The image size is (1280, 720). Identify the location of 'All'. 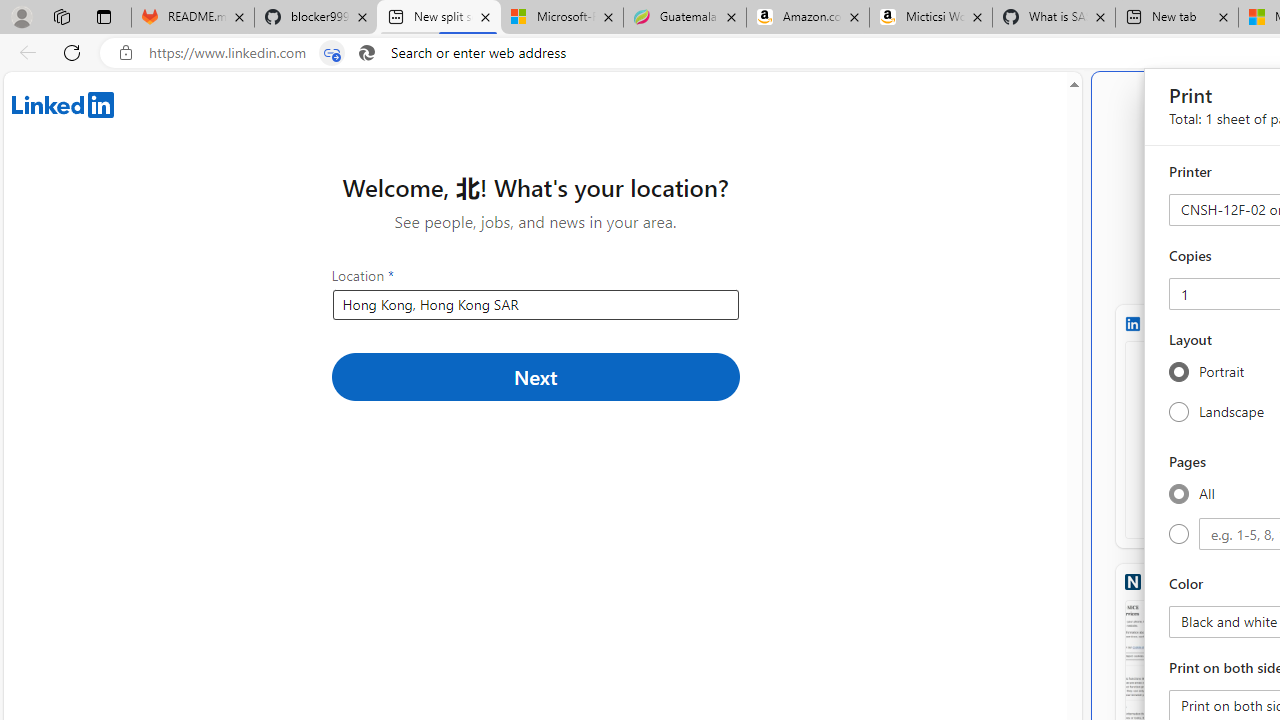
(1178, 493).